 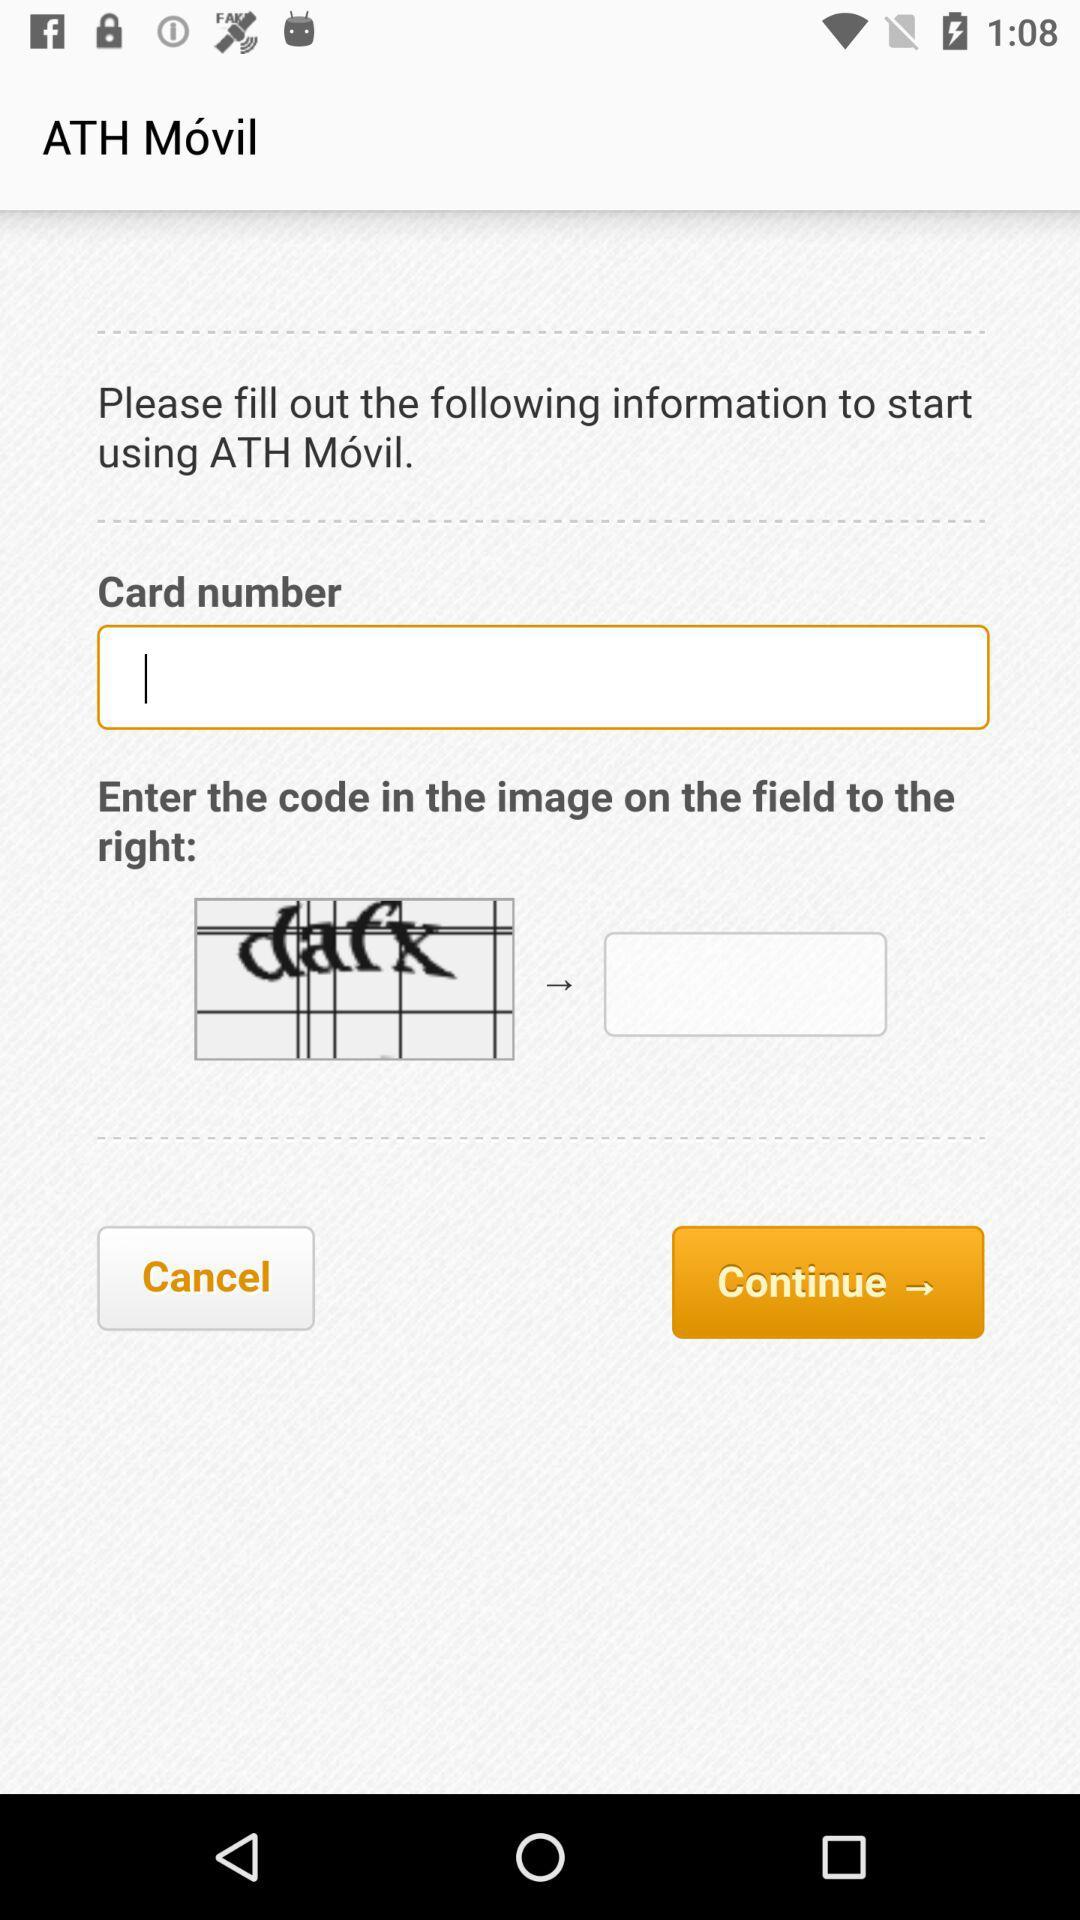 I want to click on captcha icon, so click(x=540, y=1002).